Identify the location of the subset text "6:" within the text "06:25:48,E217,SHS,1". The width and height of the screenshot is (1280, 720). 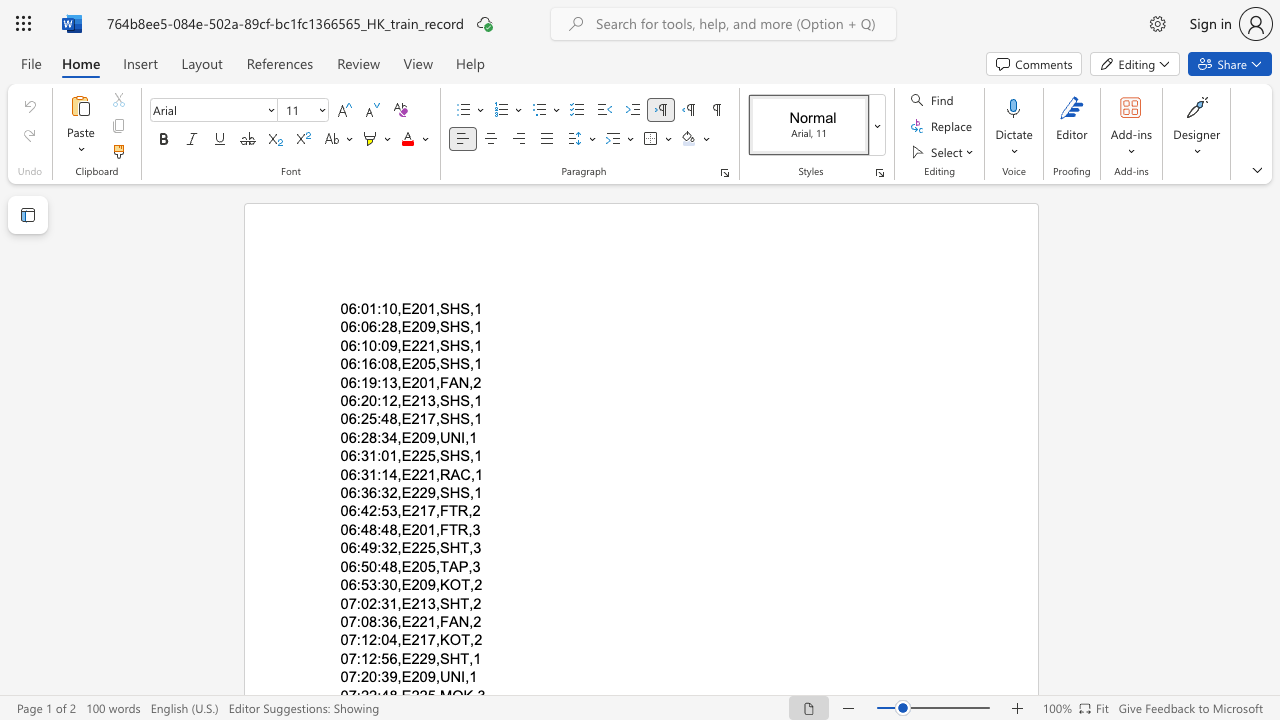
(348, 418).